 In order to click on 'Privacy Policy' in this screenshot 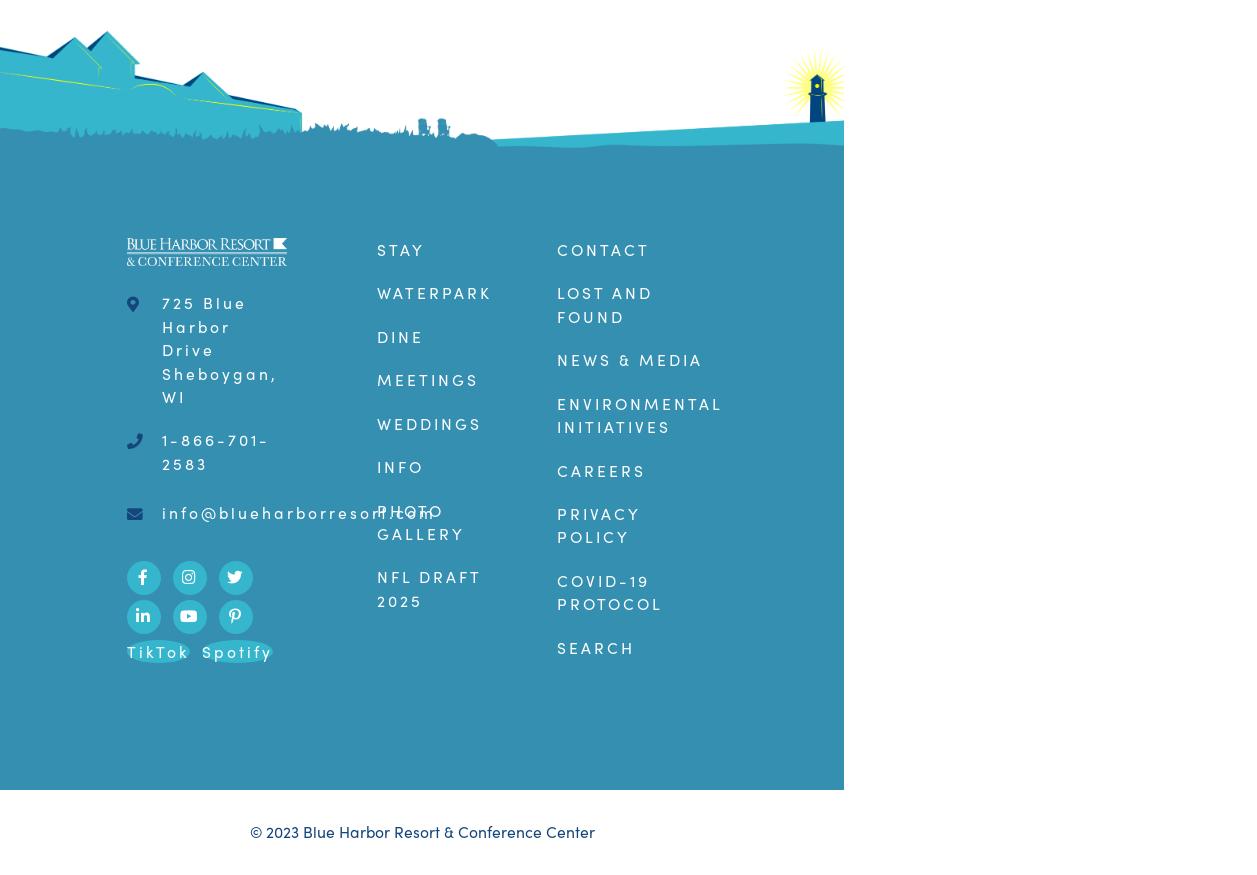, I will do `click(555, 524)`.